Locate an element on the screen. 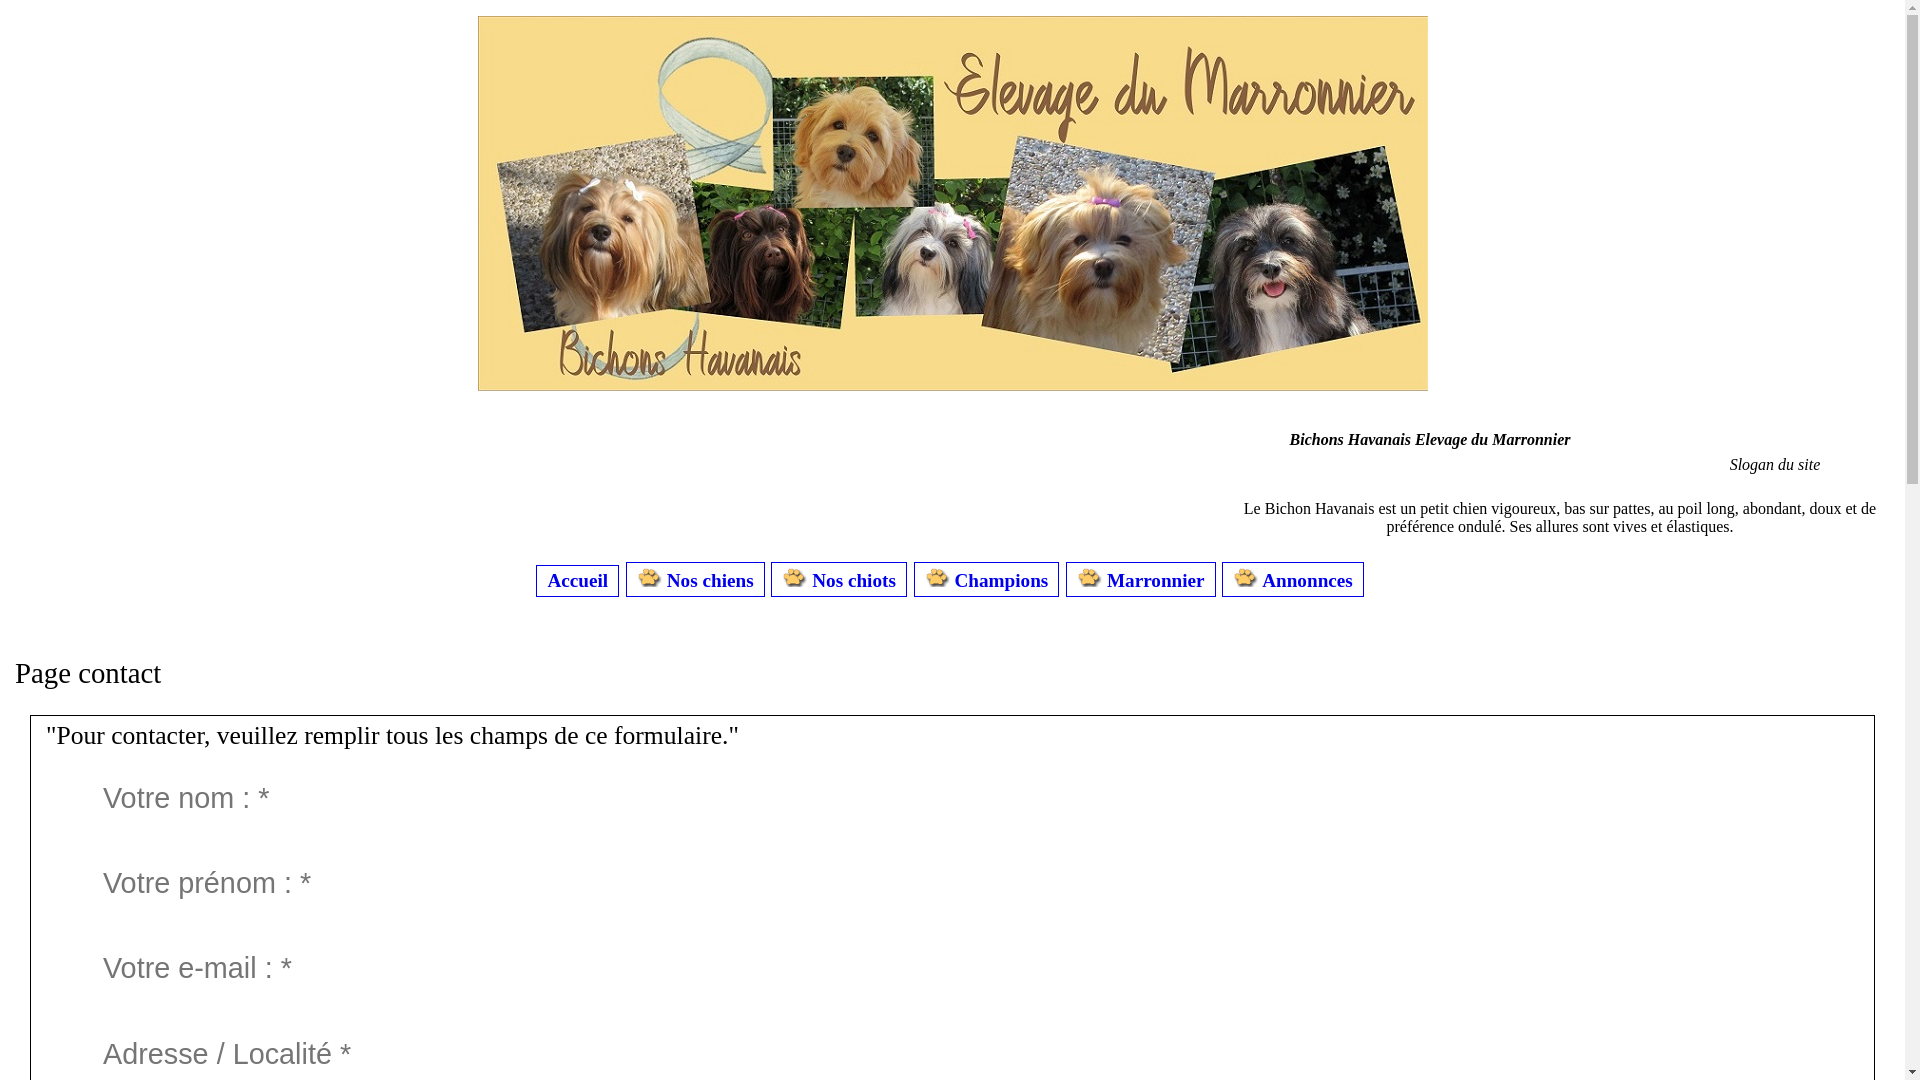  'Marronnier' is located at coordinates (1141, 579).